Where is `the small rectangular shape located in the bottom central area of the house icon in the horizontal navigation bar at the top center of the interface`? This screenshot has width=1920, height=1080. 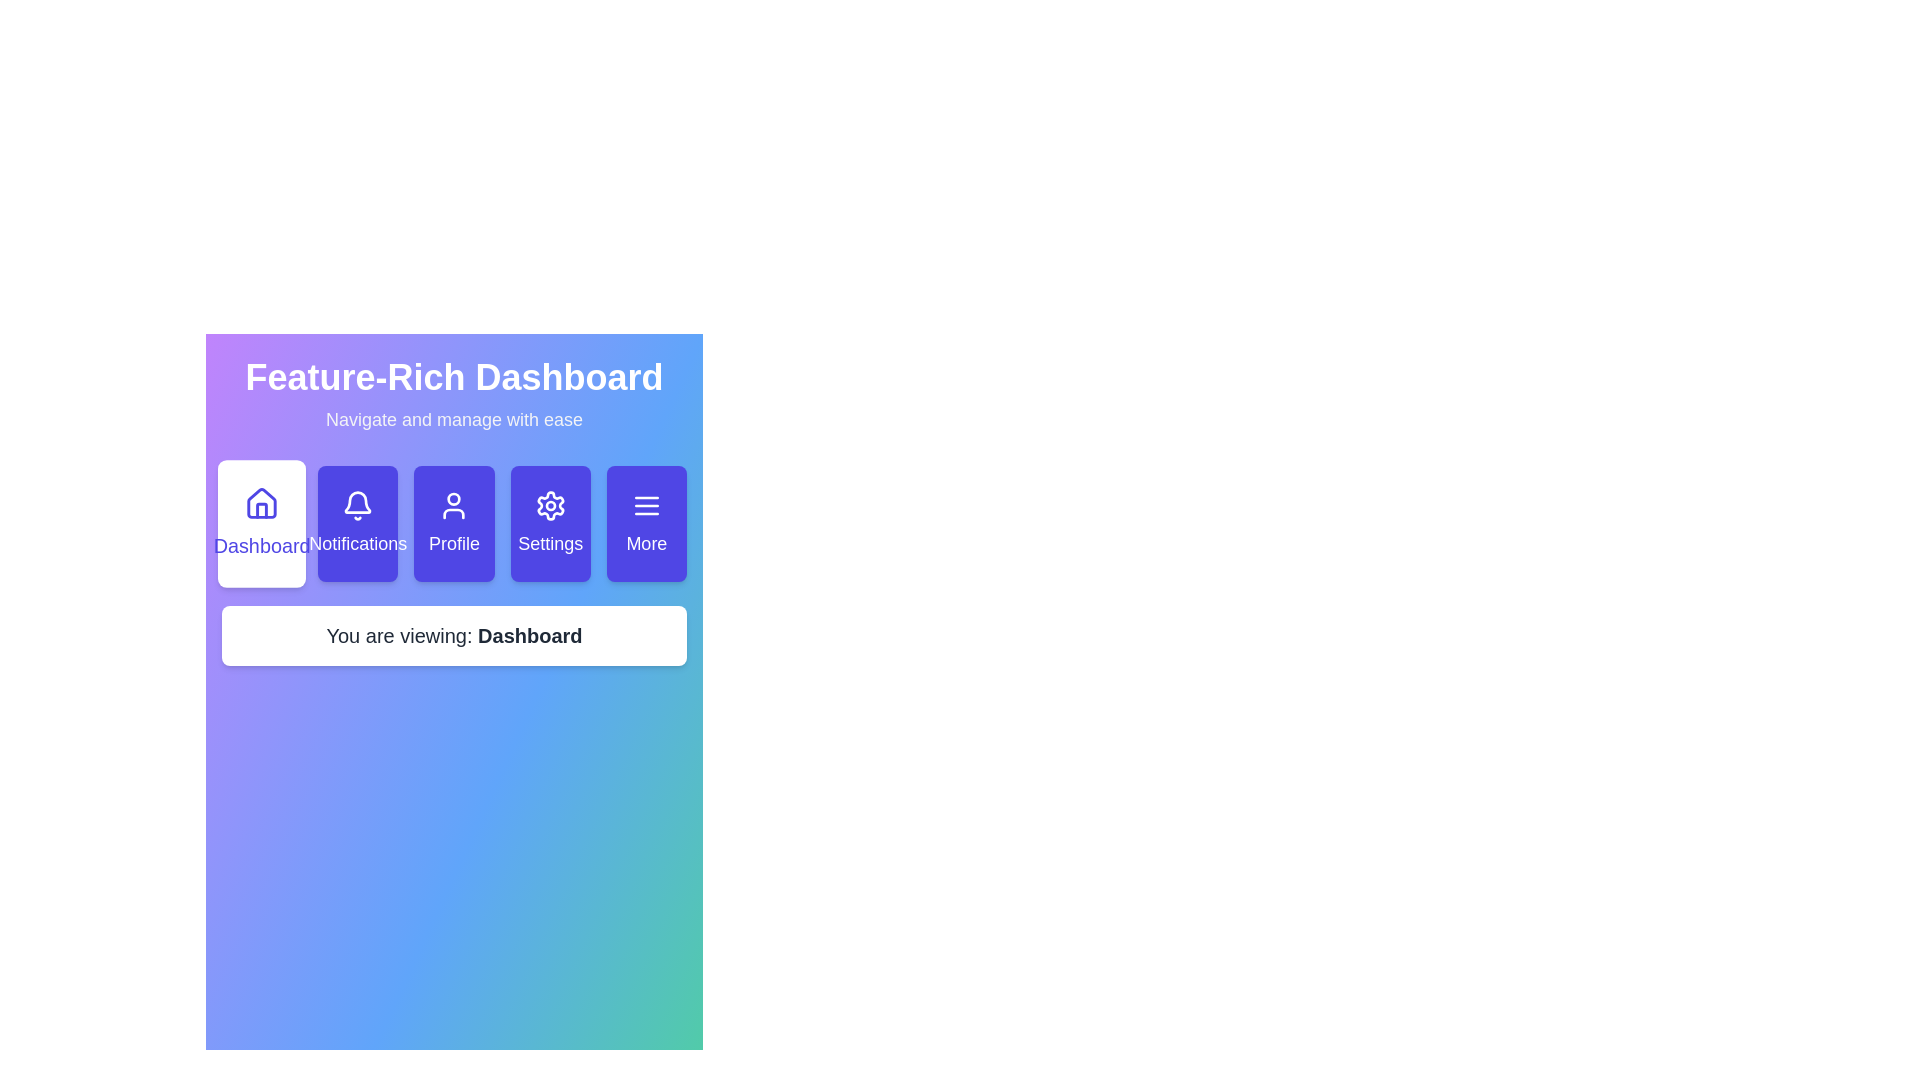 the small rectangular shape located in the bottom central area of the house icon in the horizontal navigation bar at the top center of the interface is located at coordinates (261, 509).